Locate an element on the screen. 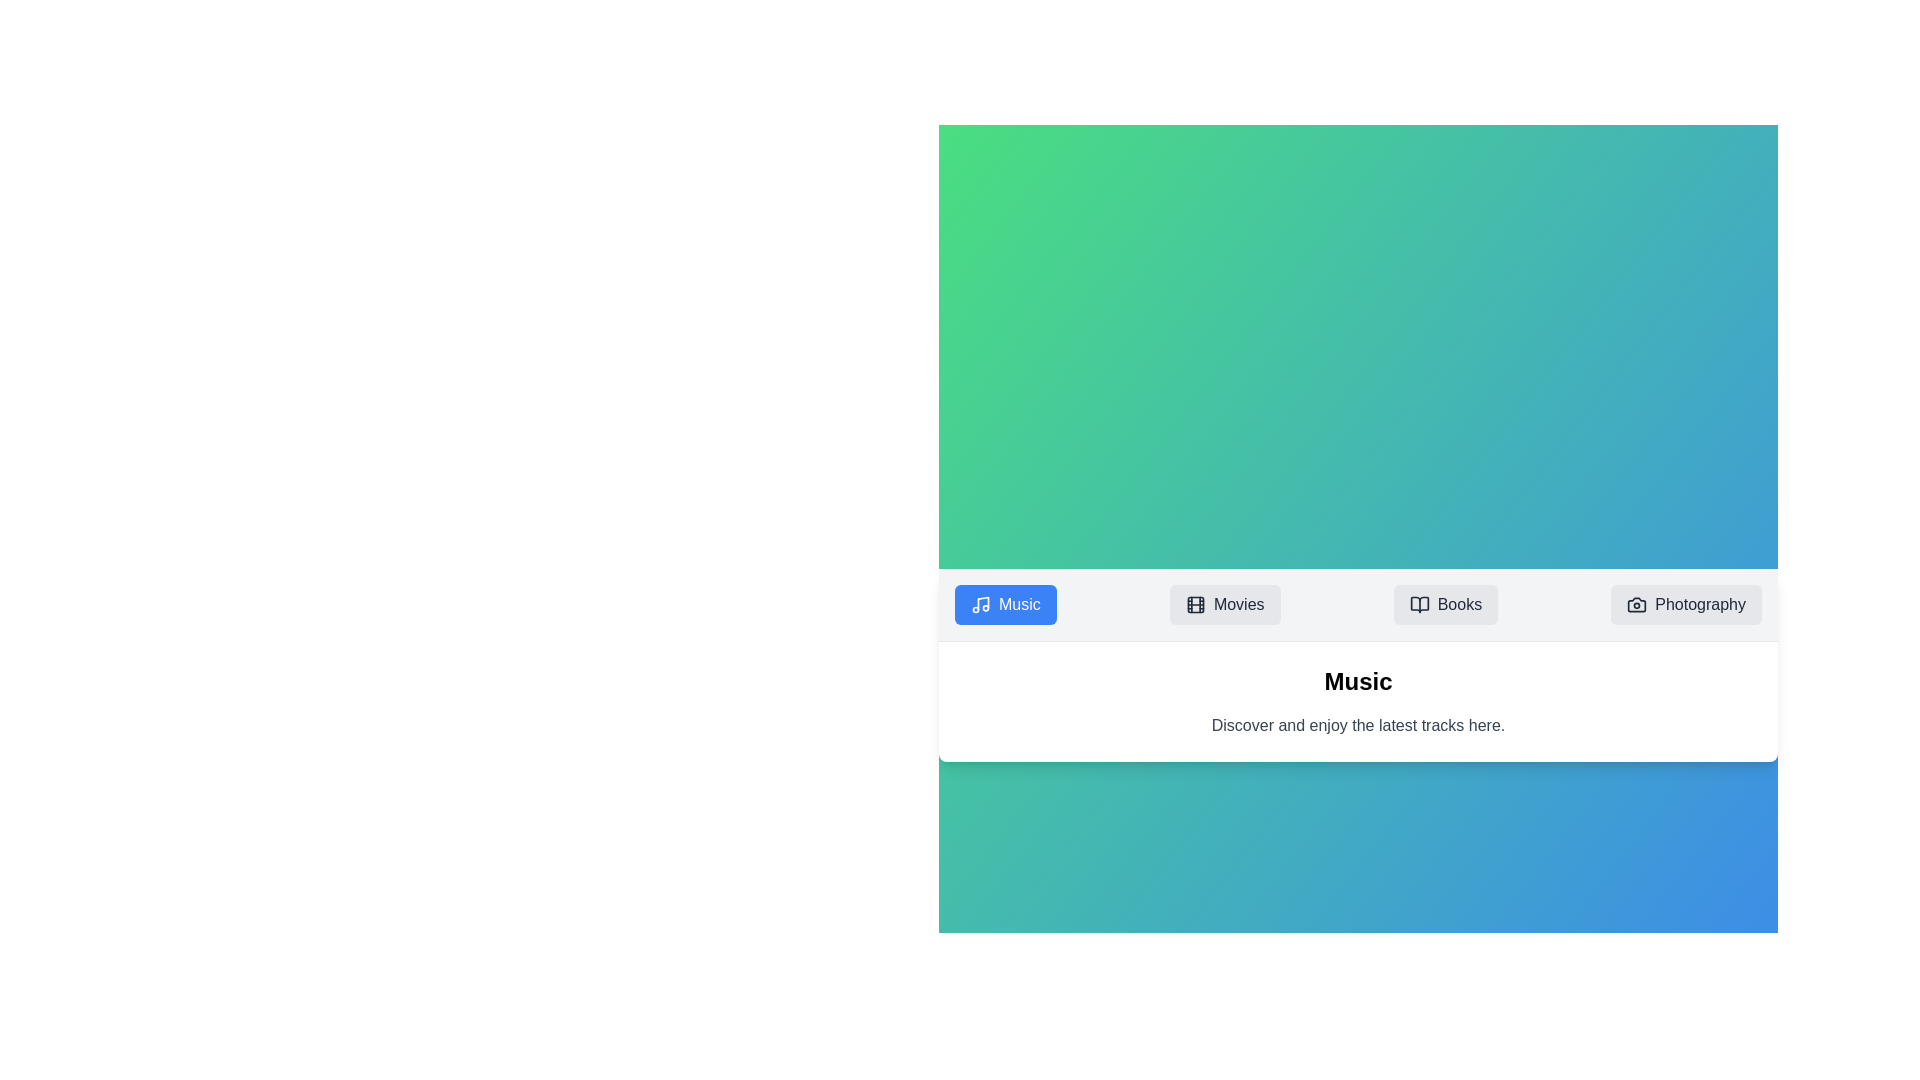  the 'Photography' button, which is the fourth button in the navigation bar is located at coordinates (1685, 603).